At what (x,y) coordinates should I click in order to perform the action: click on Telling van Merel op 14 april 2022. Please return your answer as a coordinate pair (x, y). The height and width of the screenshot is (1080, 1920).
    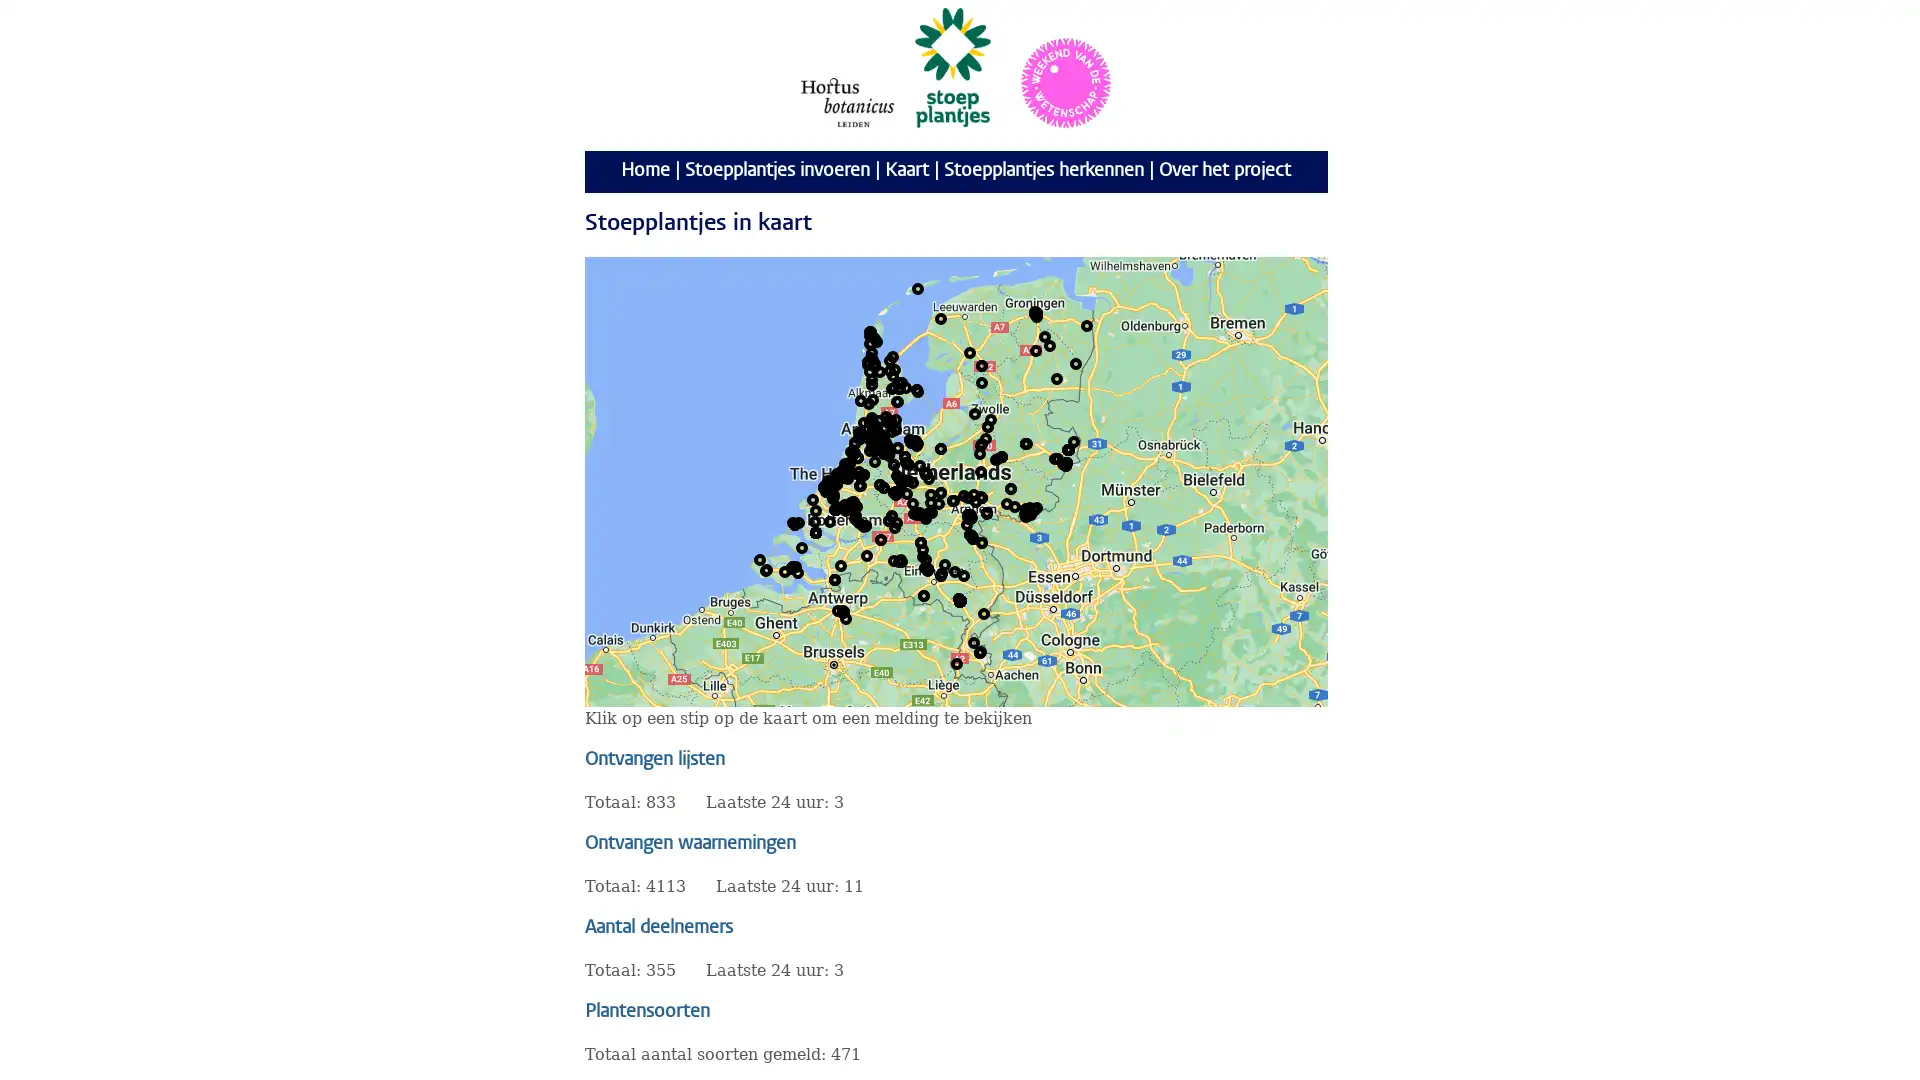
    Looking at the image, I should click on (882, 439).